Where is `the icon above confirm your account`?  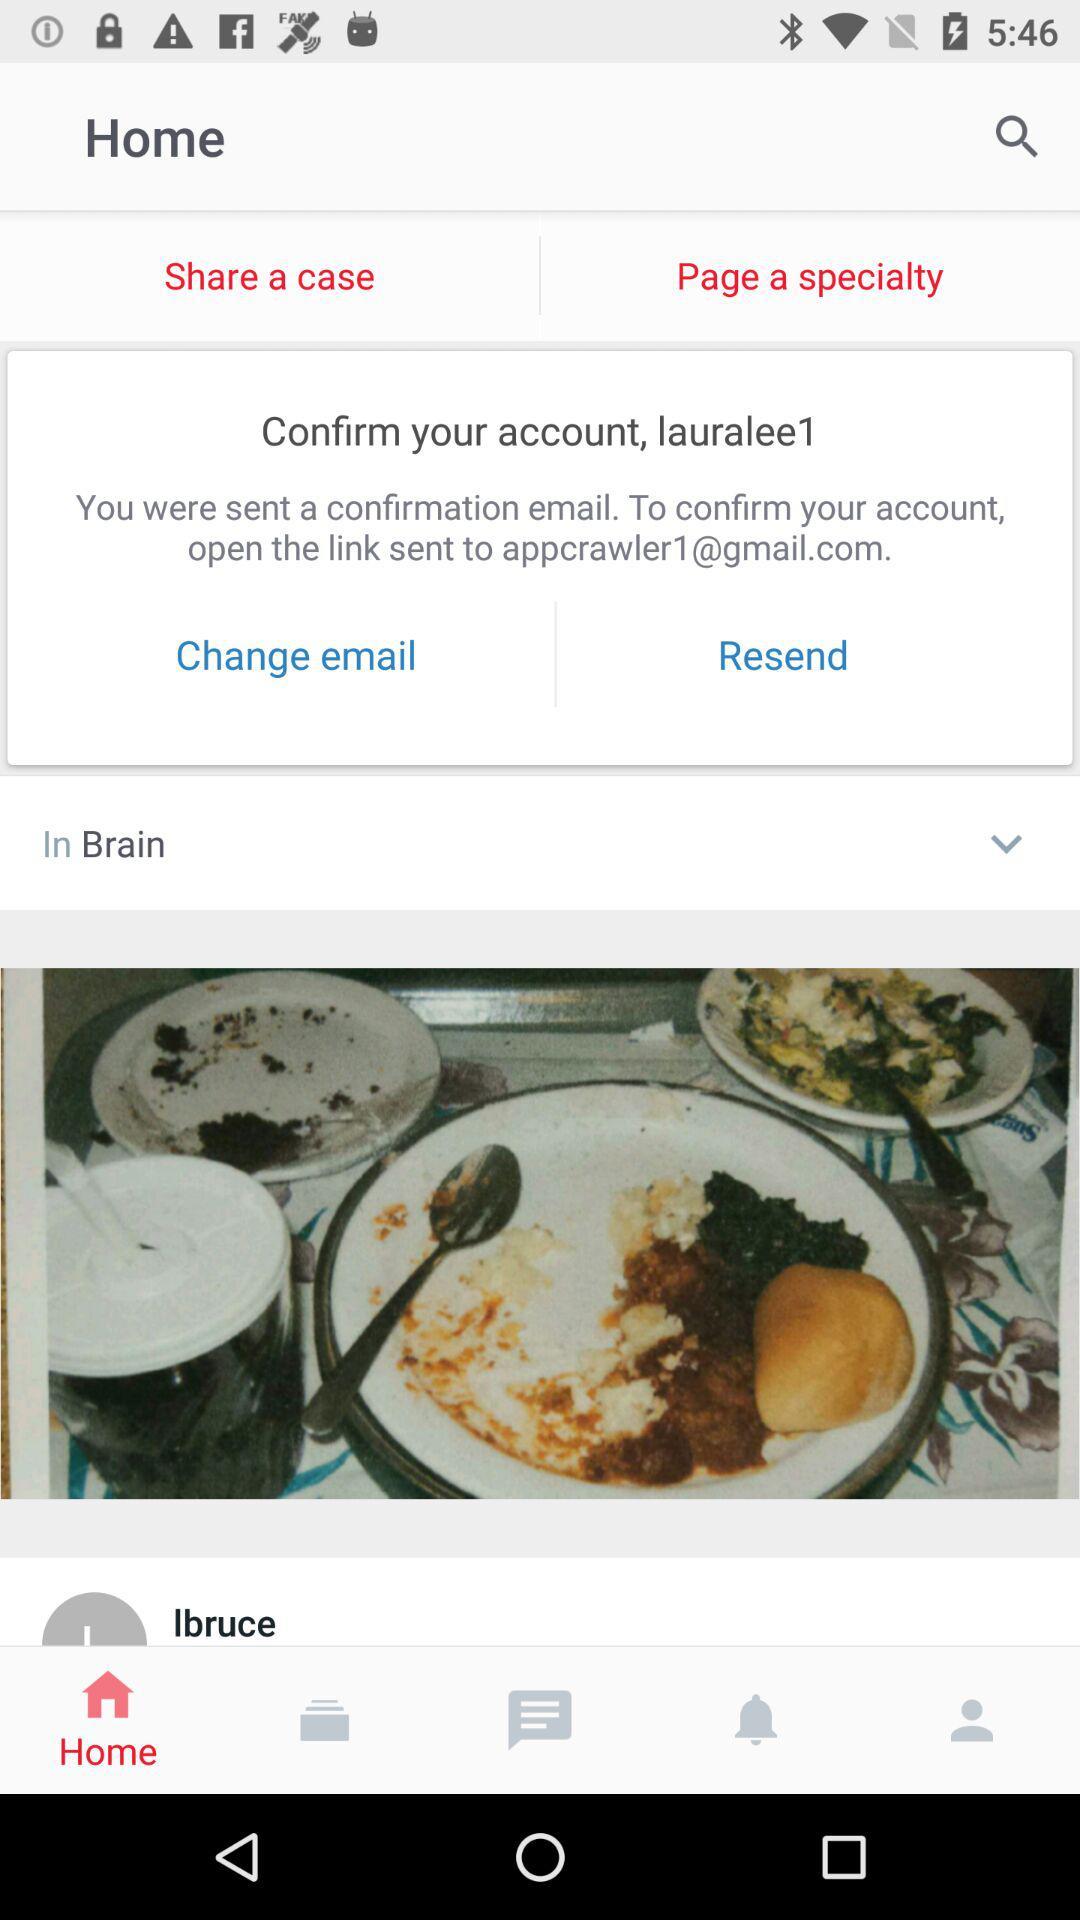
the icon above confirm your account is located at coordinates (268, 274).